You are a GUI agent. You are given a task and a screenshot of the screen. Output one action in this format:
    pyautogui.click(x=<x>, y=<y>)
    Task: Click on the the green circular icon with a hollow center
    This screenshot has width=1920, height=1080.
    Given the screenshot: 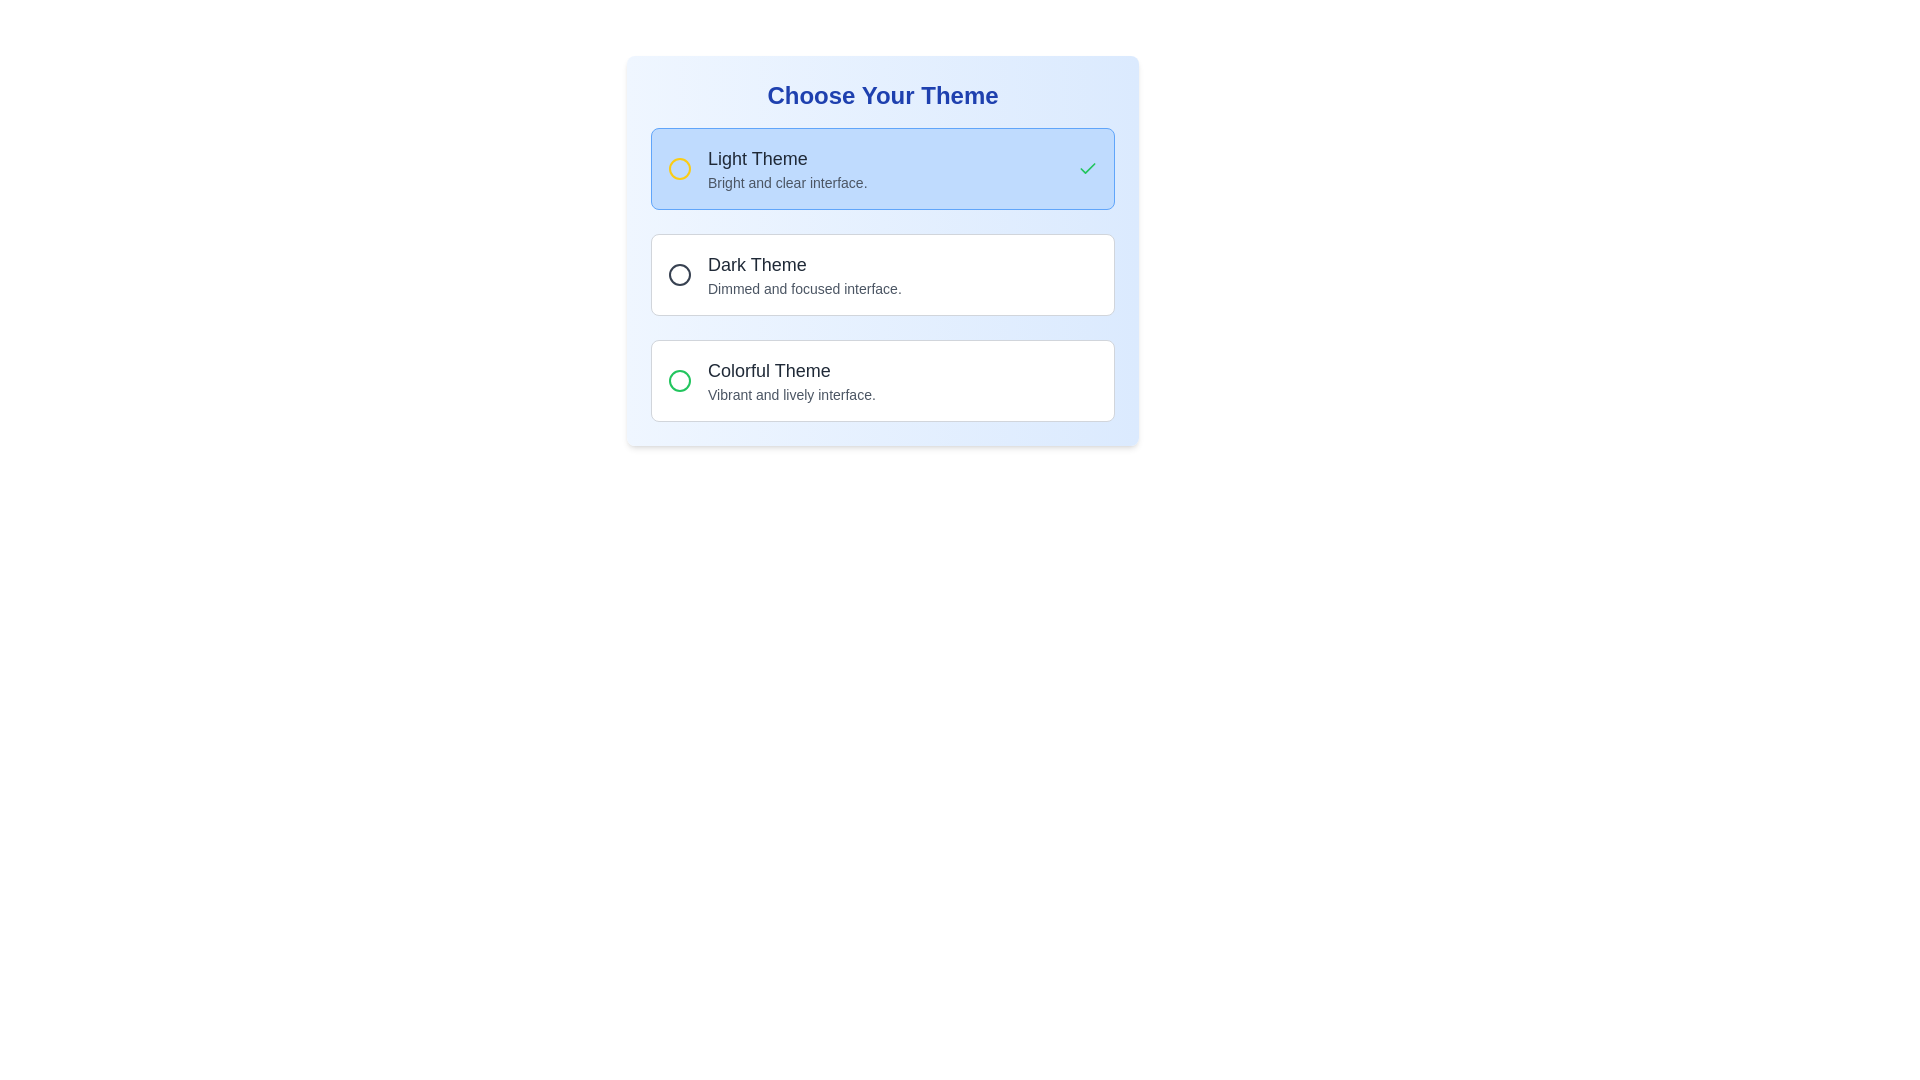 What is the action you would take?
    pyautogui.click(x=680, y=381)
    